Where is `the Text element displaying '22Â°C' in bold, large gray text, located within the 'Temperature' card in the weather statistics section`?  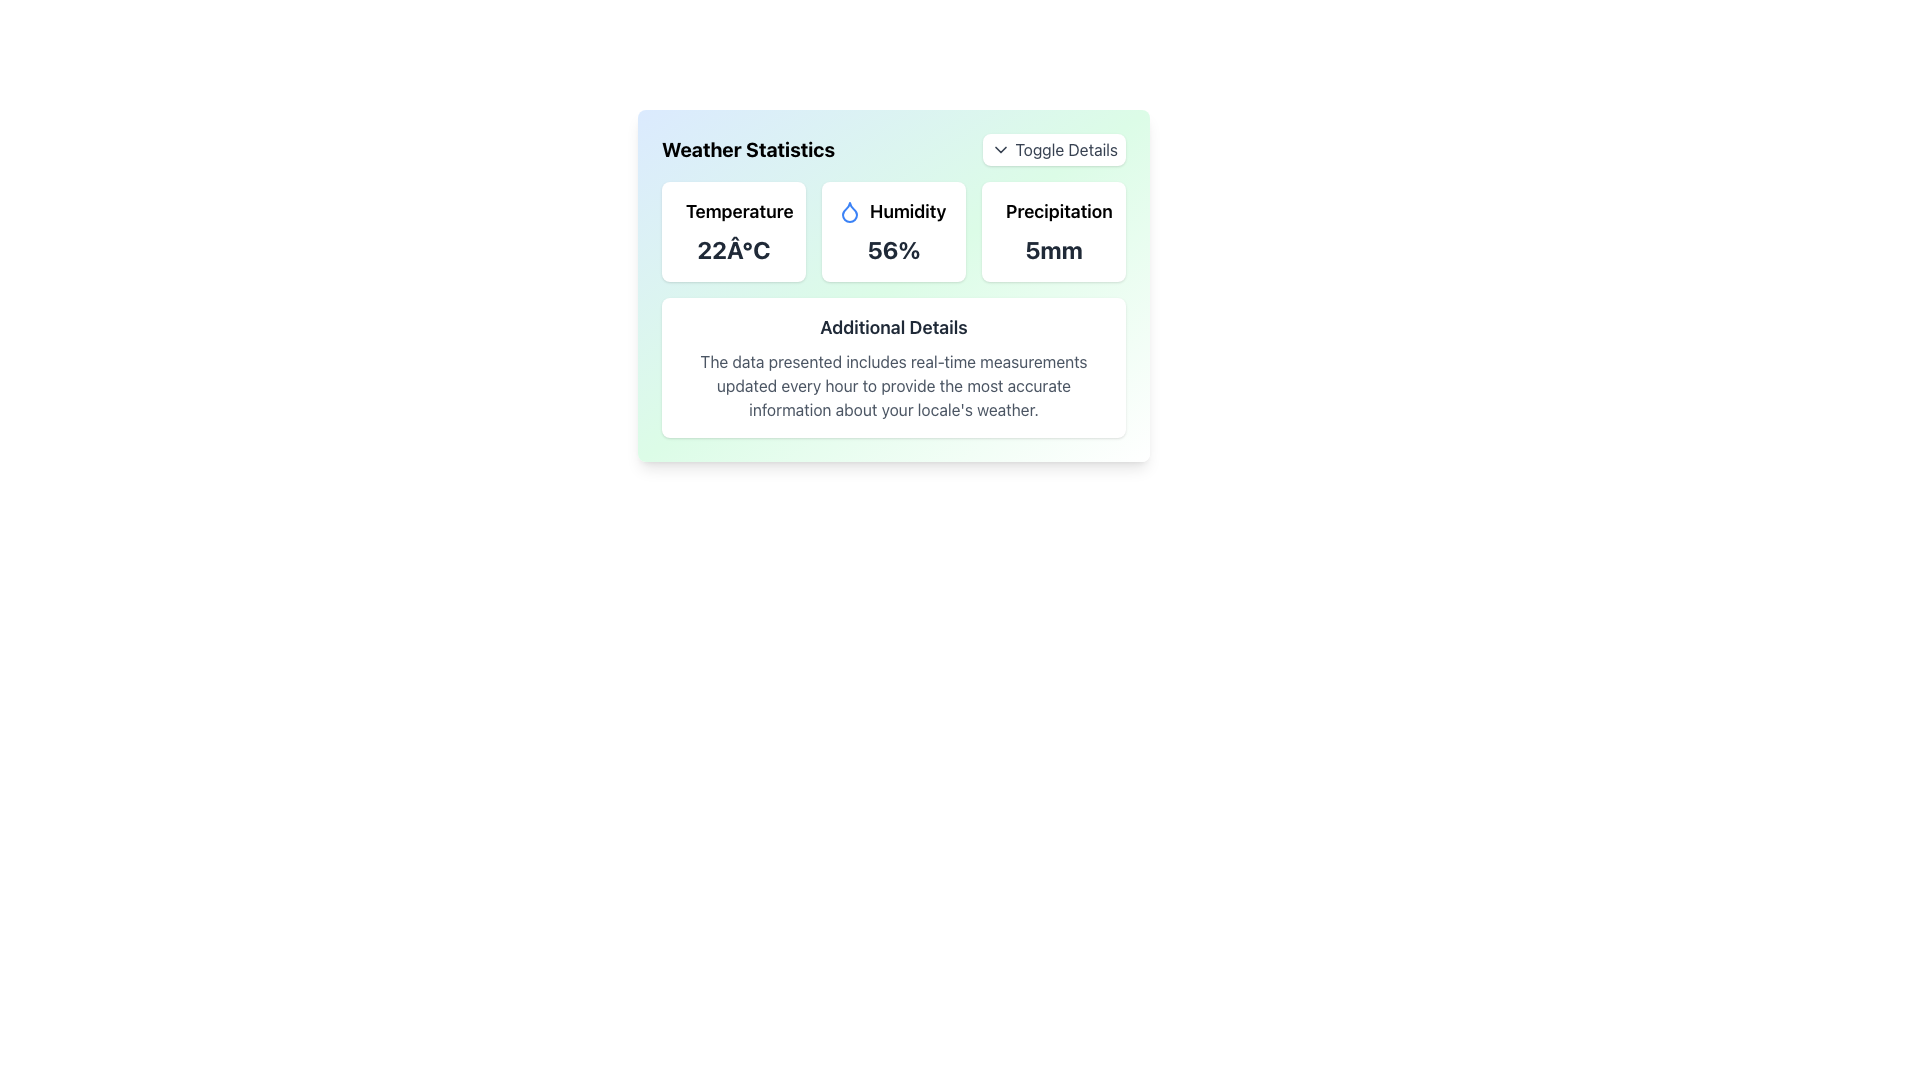
the Text element displaying '22Â°C' in bold, large gray text, located within the 'Temperature' card in the weather statistics section is located at coordinates (733, 249).